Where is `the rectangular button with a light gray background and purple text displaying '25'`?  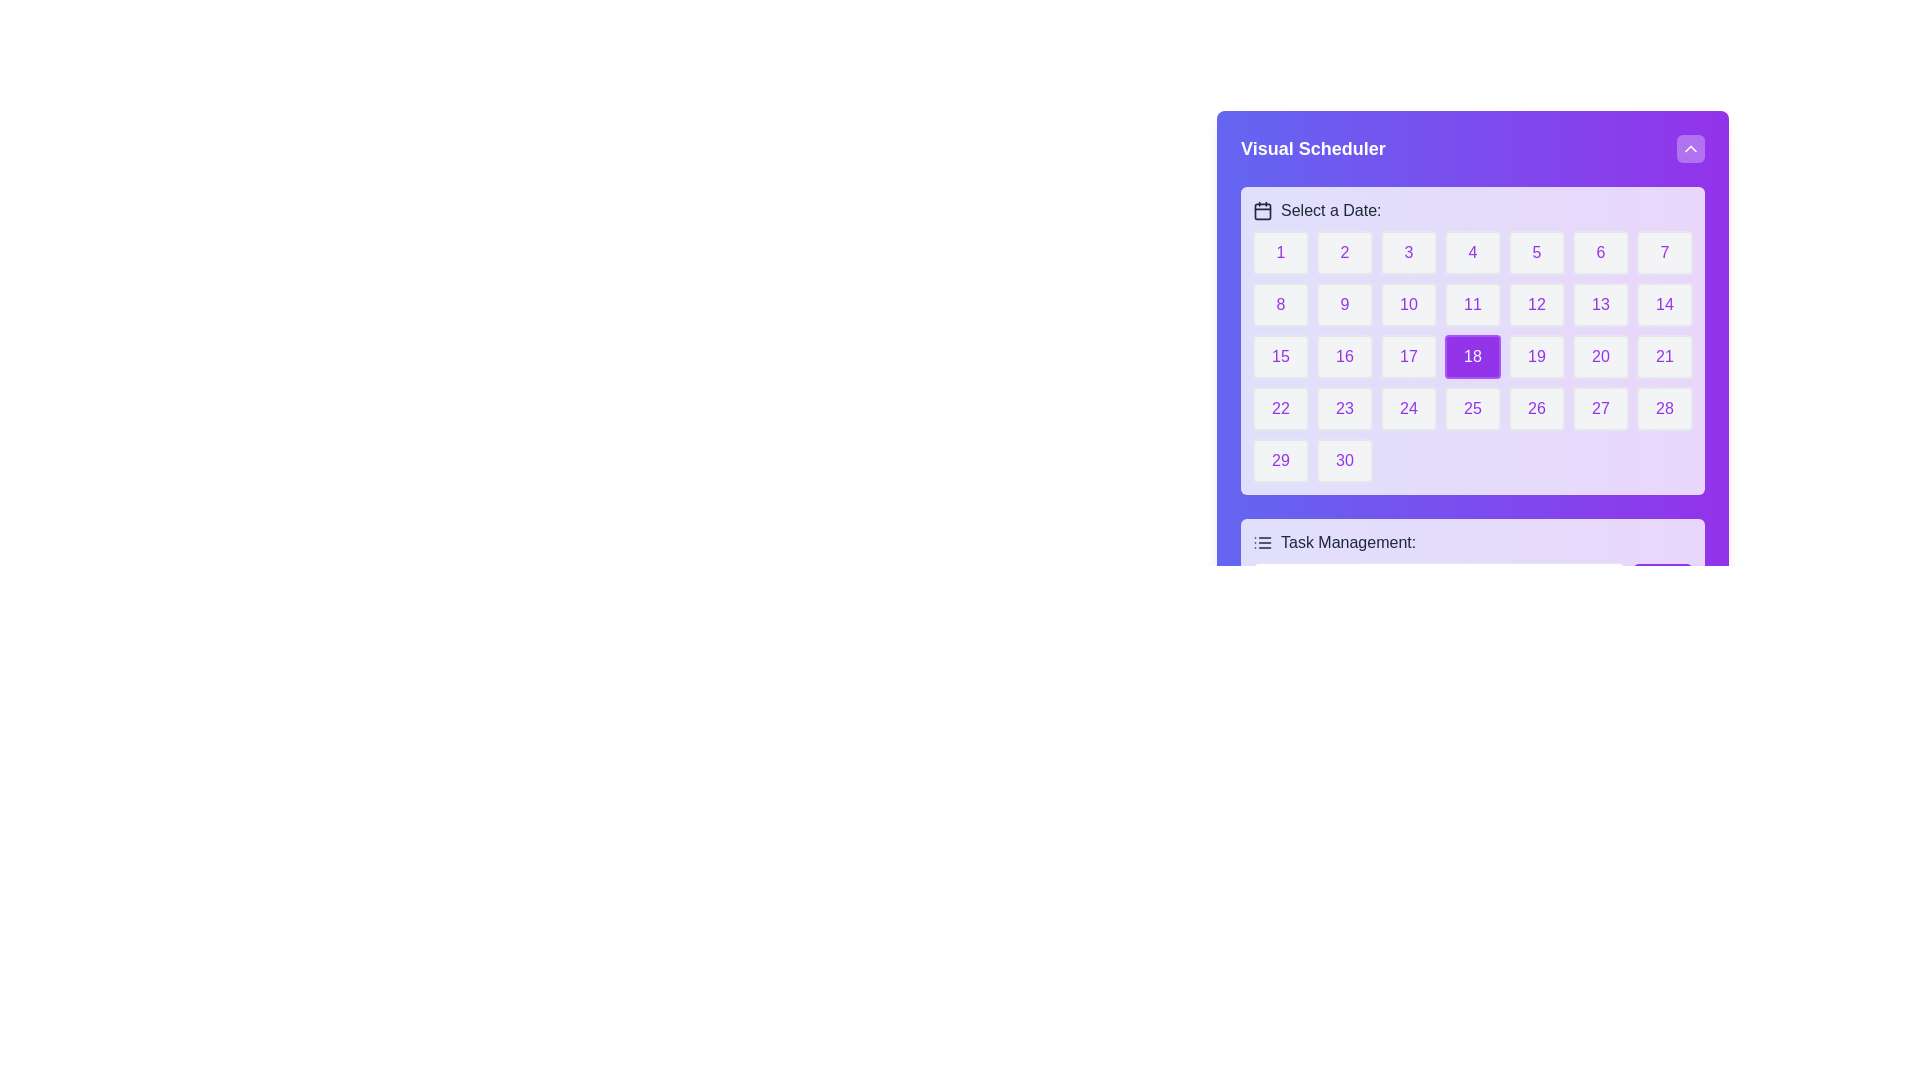
the rectangular button with a light gray background and purple text displaying '25' is located at coordinates (1473, 407).